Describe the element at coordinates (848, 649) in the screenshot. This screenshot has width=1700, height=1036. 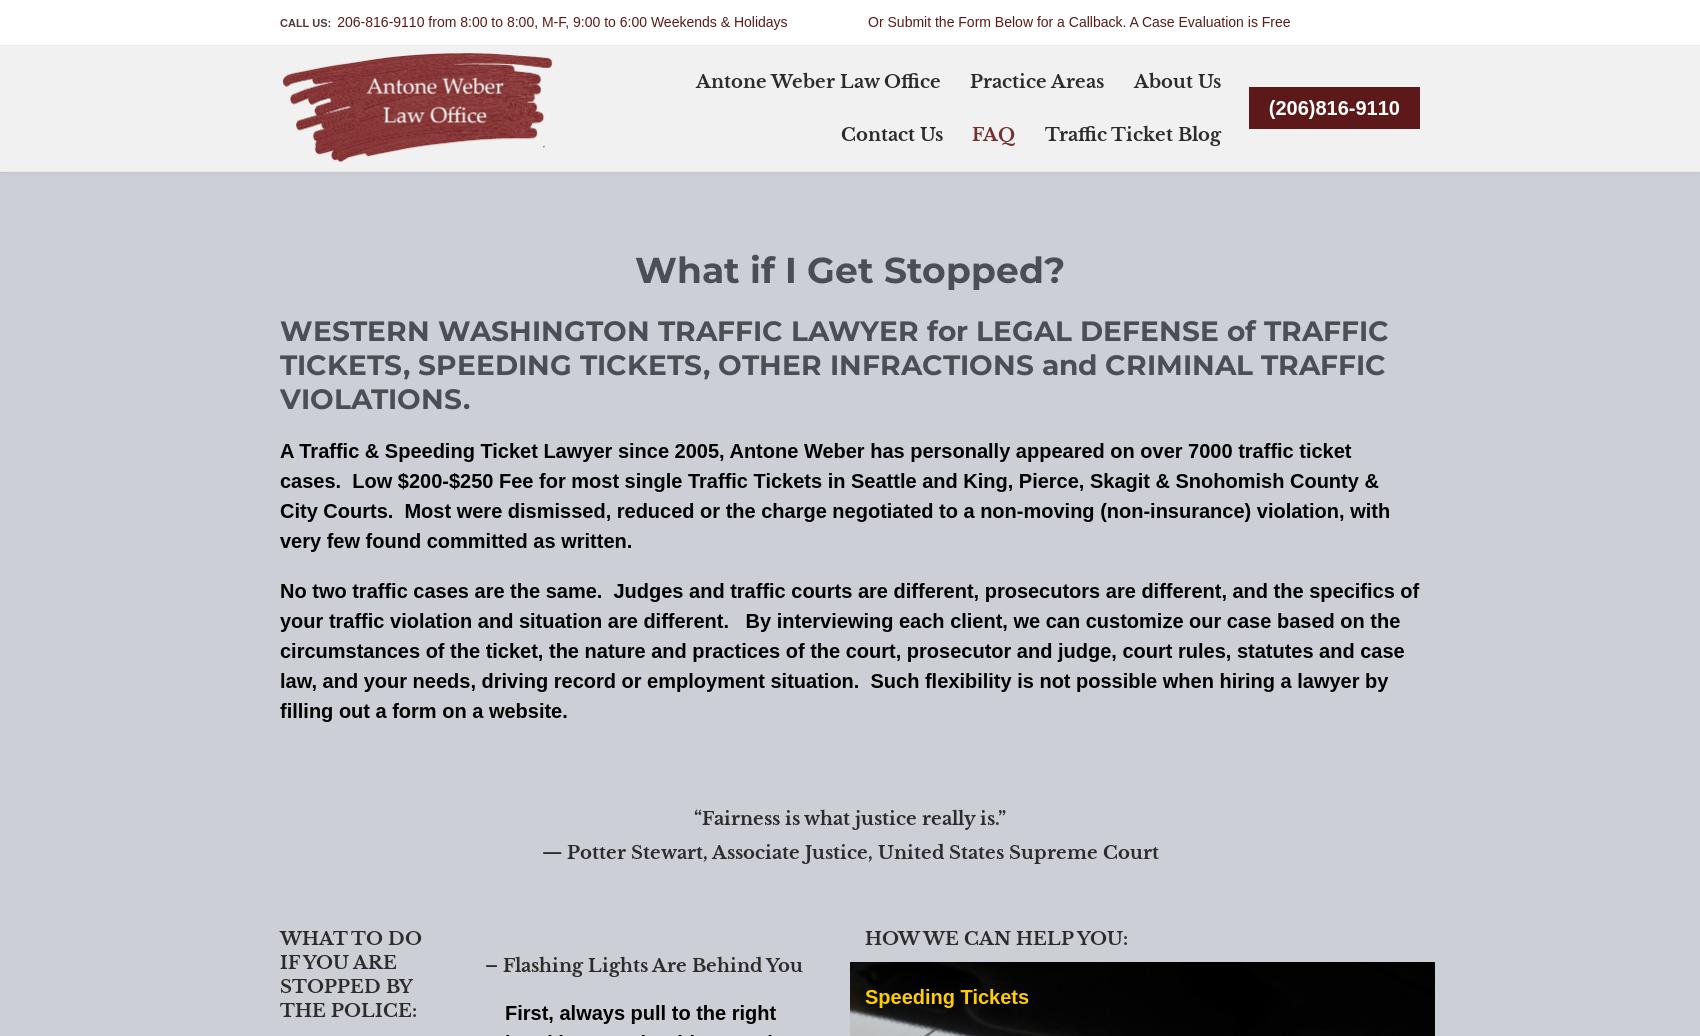
I see `'No two traffic cases are the same.  Judges and traffic courts are different, prosecutors are different, and the specifics of your traffic violation and situation are different.   By interviewing each client, we can customize our case based on the circumstances of the ticket, the nature and practices of the court, prosecutor and judge, court rules, statutes and case law, and your needs, driving record or employment situation.  Such flexibility is not possible when hiring a lawyer by filling out a form on a website.'` at that location.